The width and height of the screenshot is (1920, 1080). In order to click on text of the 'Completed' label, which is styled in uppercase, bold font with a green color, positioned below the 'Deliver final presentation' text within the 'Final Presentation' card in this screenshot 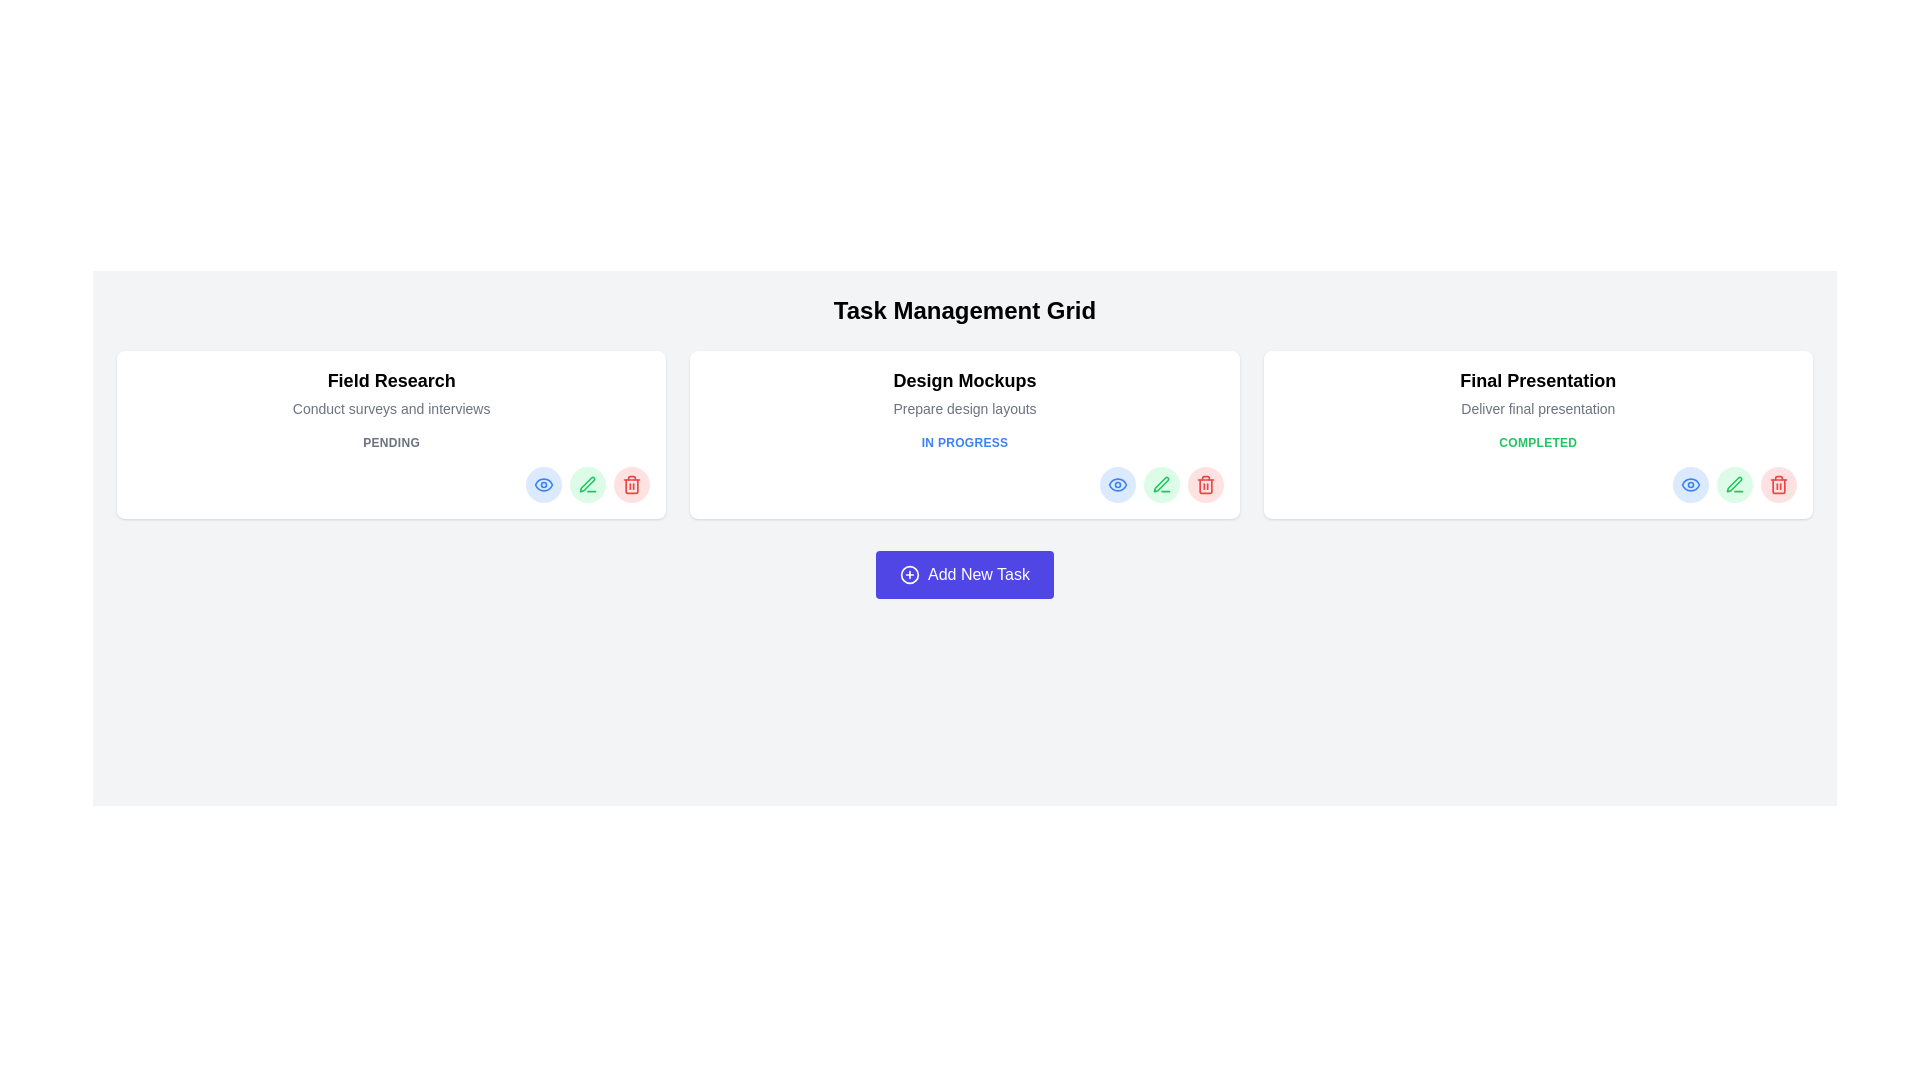, I will do `click(1537, 442)`.